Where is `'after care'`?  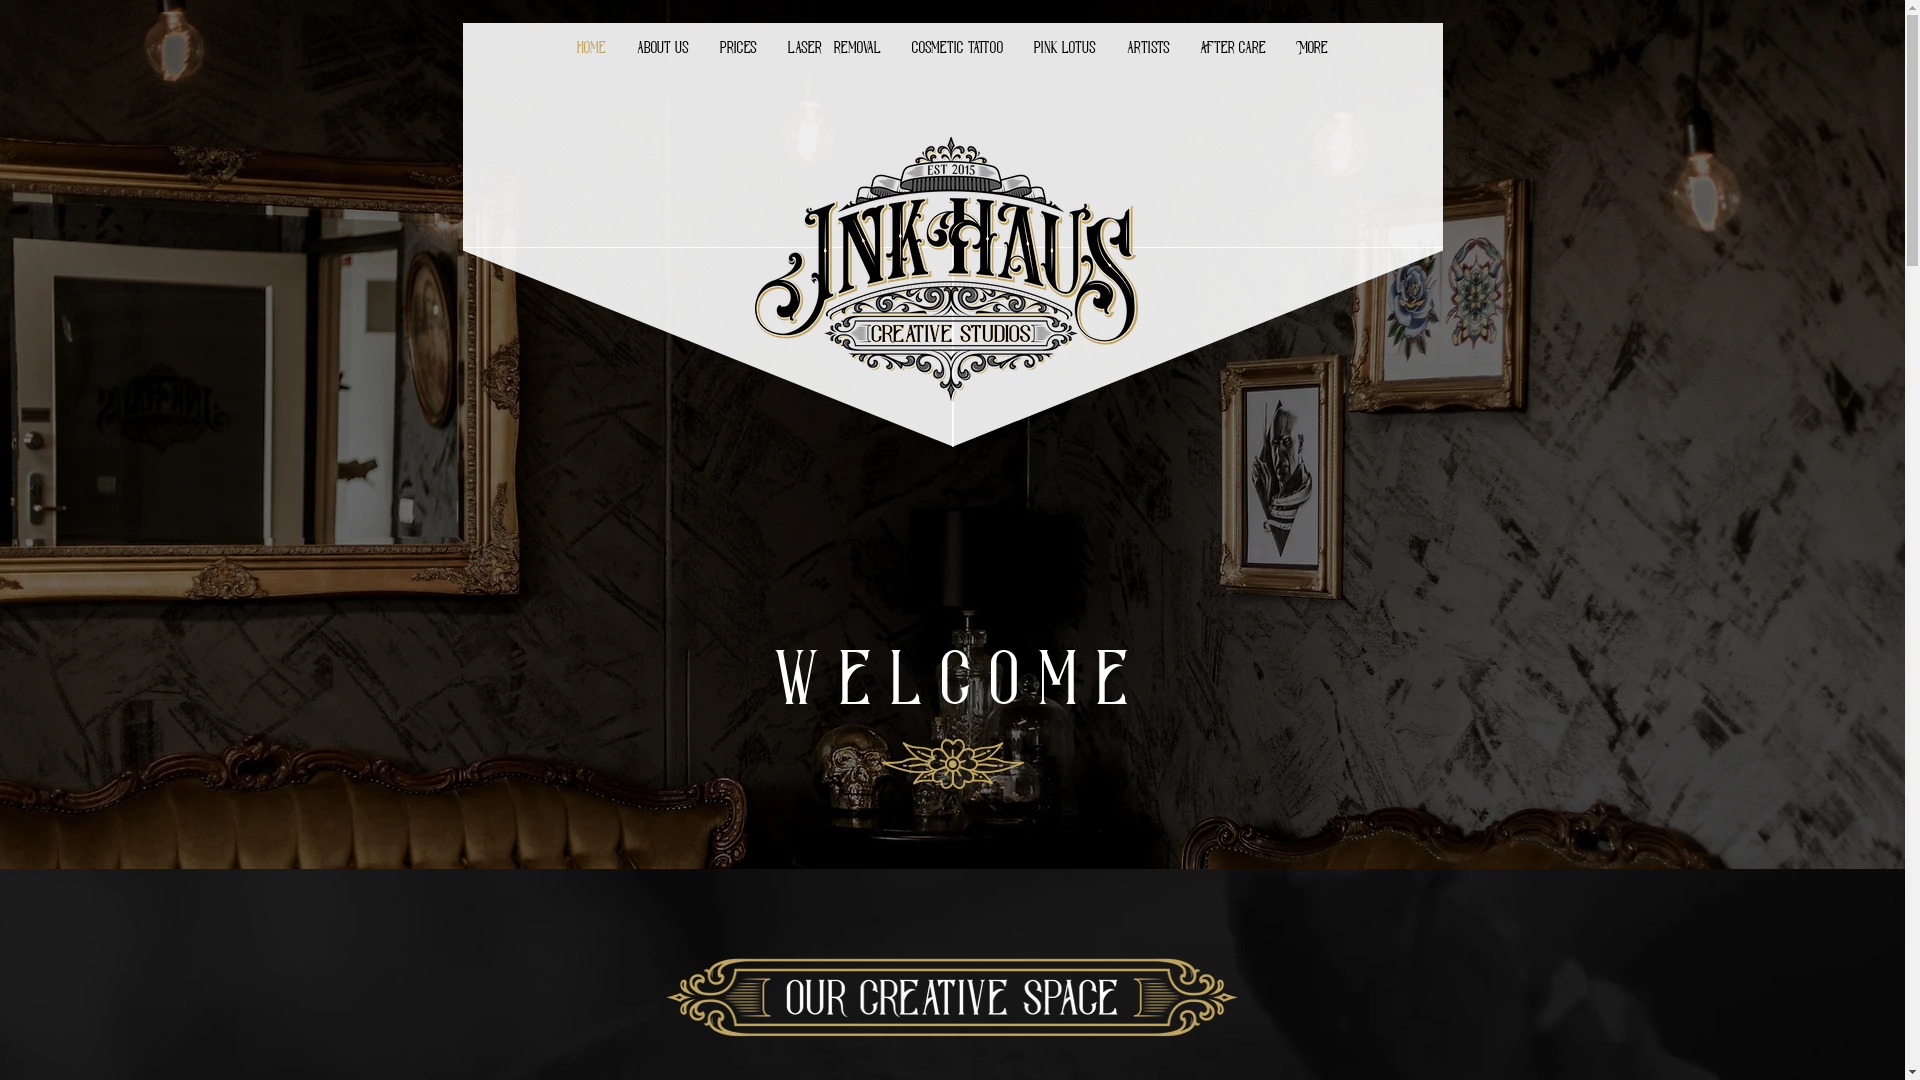 'after care' is located at coordinates (1231, 46).